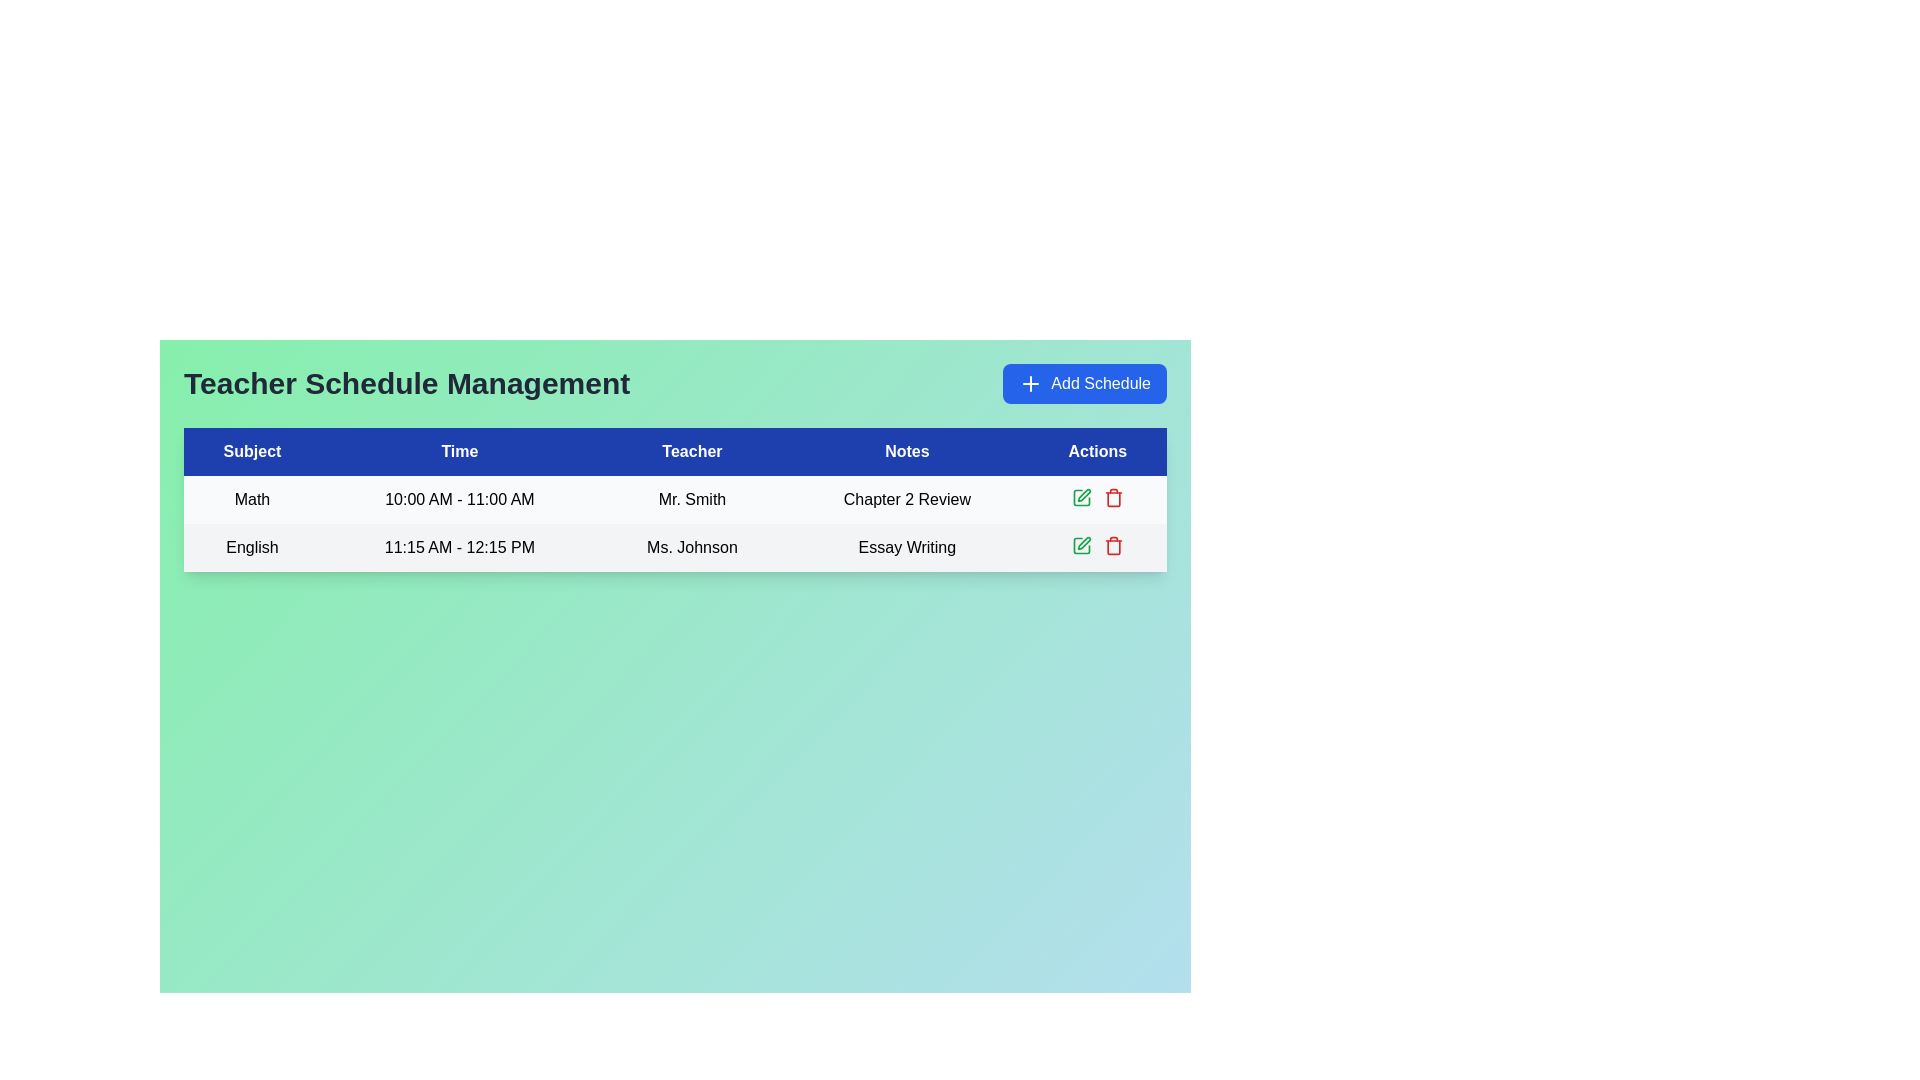 The height and width of the screenshot is (1080, 1920). What do you see at coordinates (1080, 496) in the screenshot?
I see `the green edit icon located in the 'Actions' column of the second row in the table` at bounding box center [1080, 496].